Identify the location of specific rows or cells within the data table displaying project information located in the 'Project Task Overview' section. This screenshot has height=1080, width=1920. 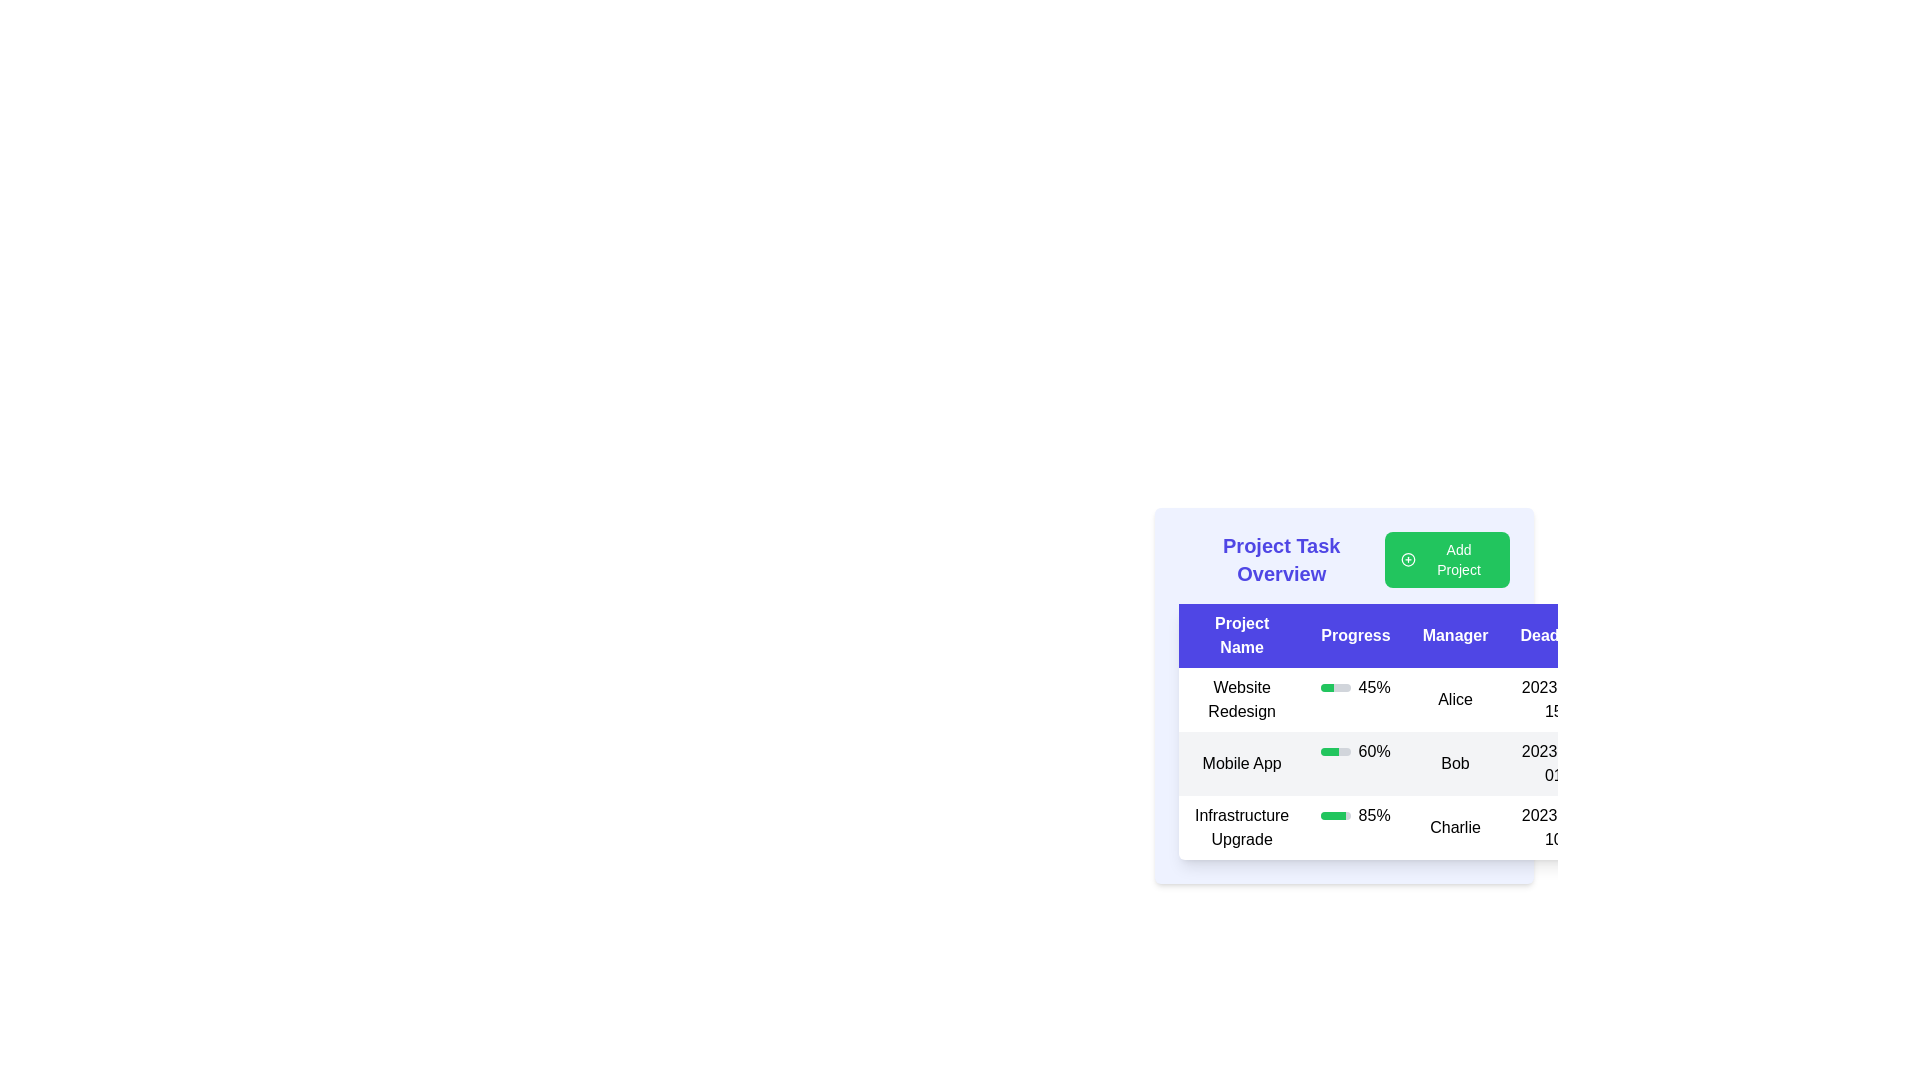
(1390, 732).